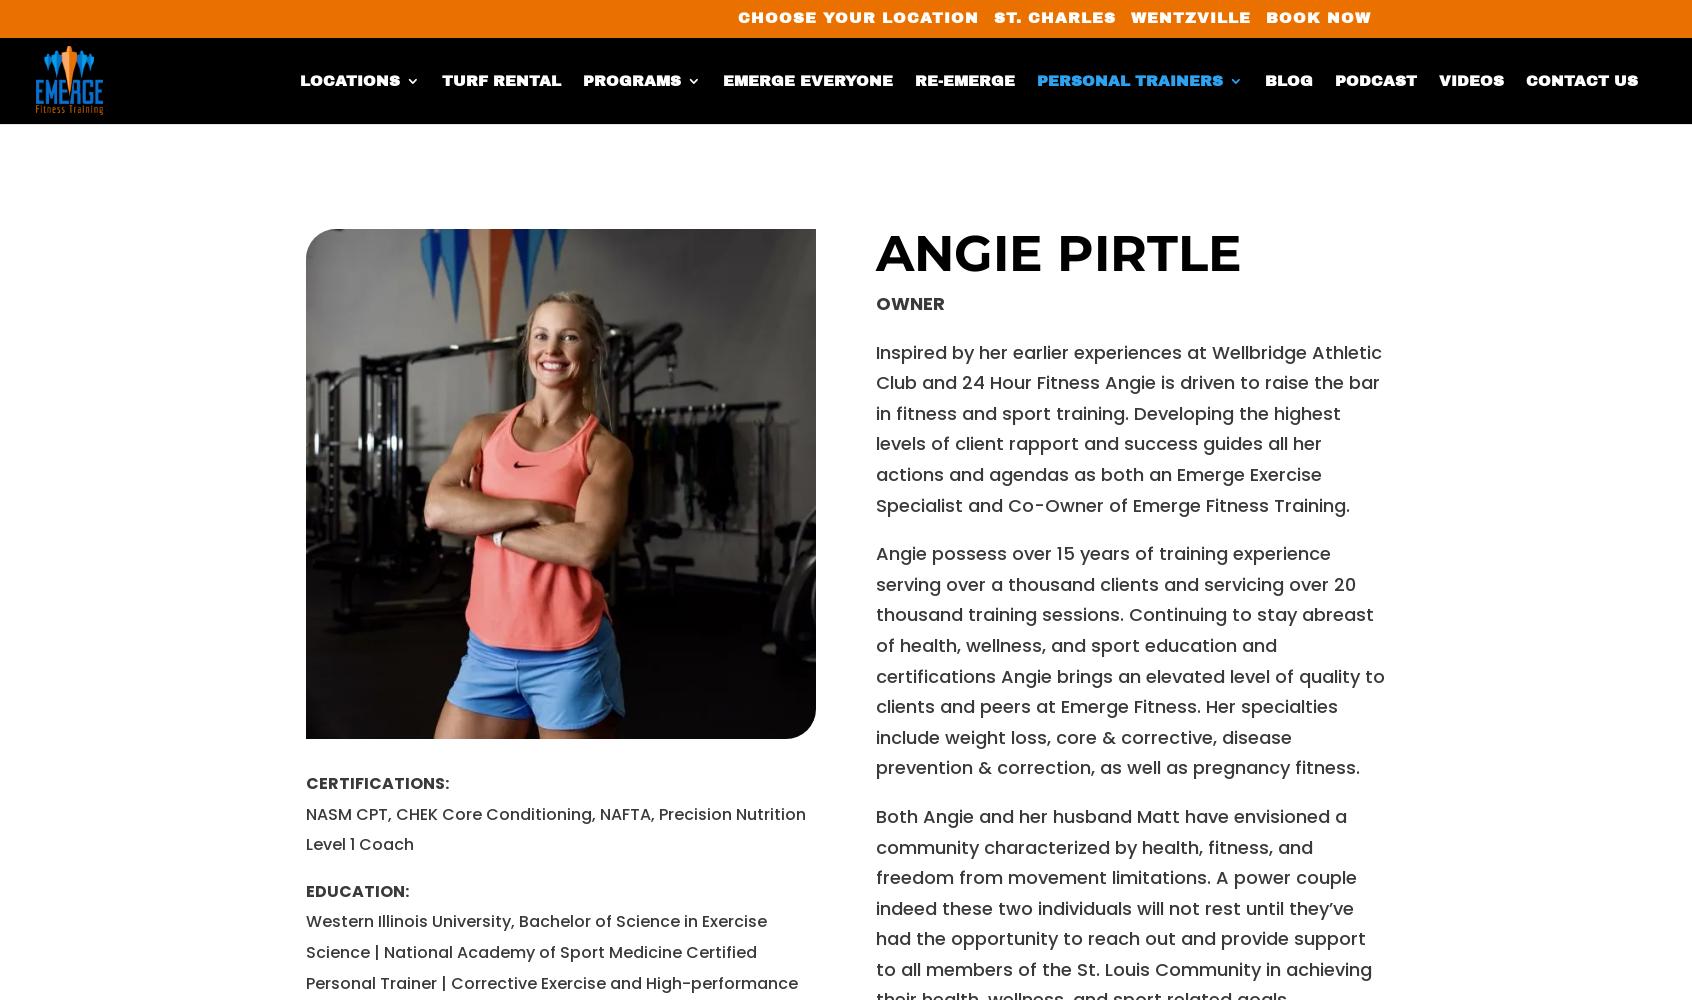 The image size is (1692, 1000). Describe the element at coordinates (501, 79) in the screenshot. I see `'TURF RENTAL'` at that location.